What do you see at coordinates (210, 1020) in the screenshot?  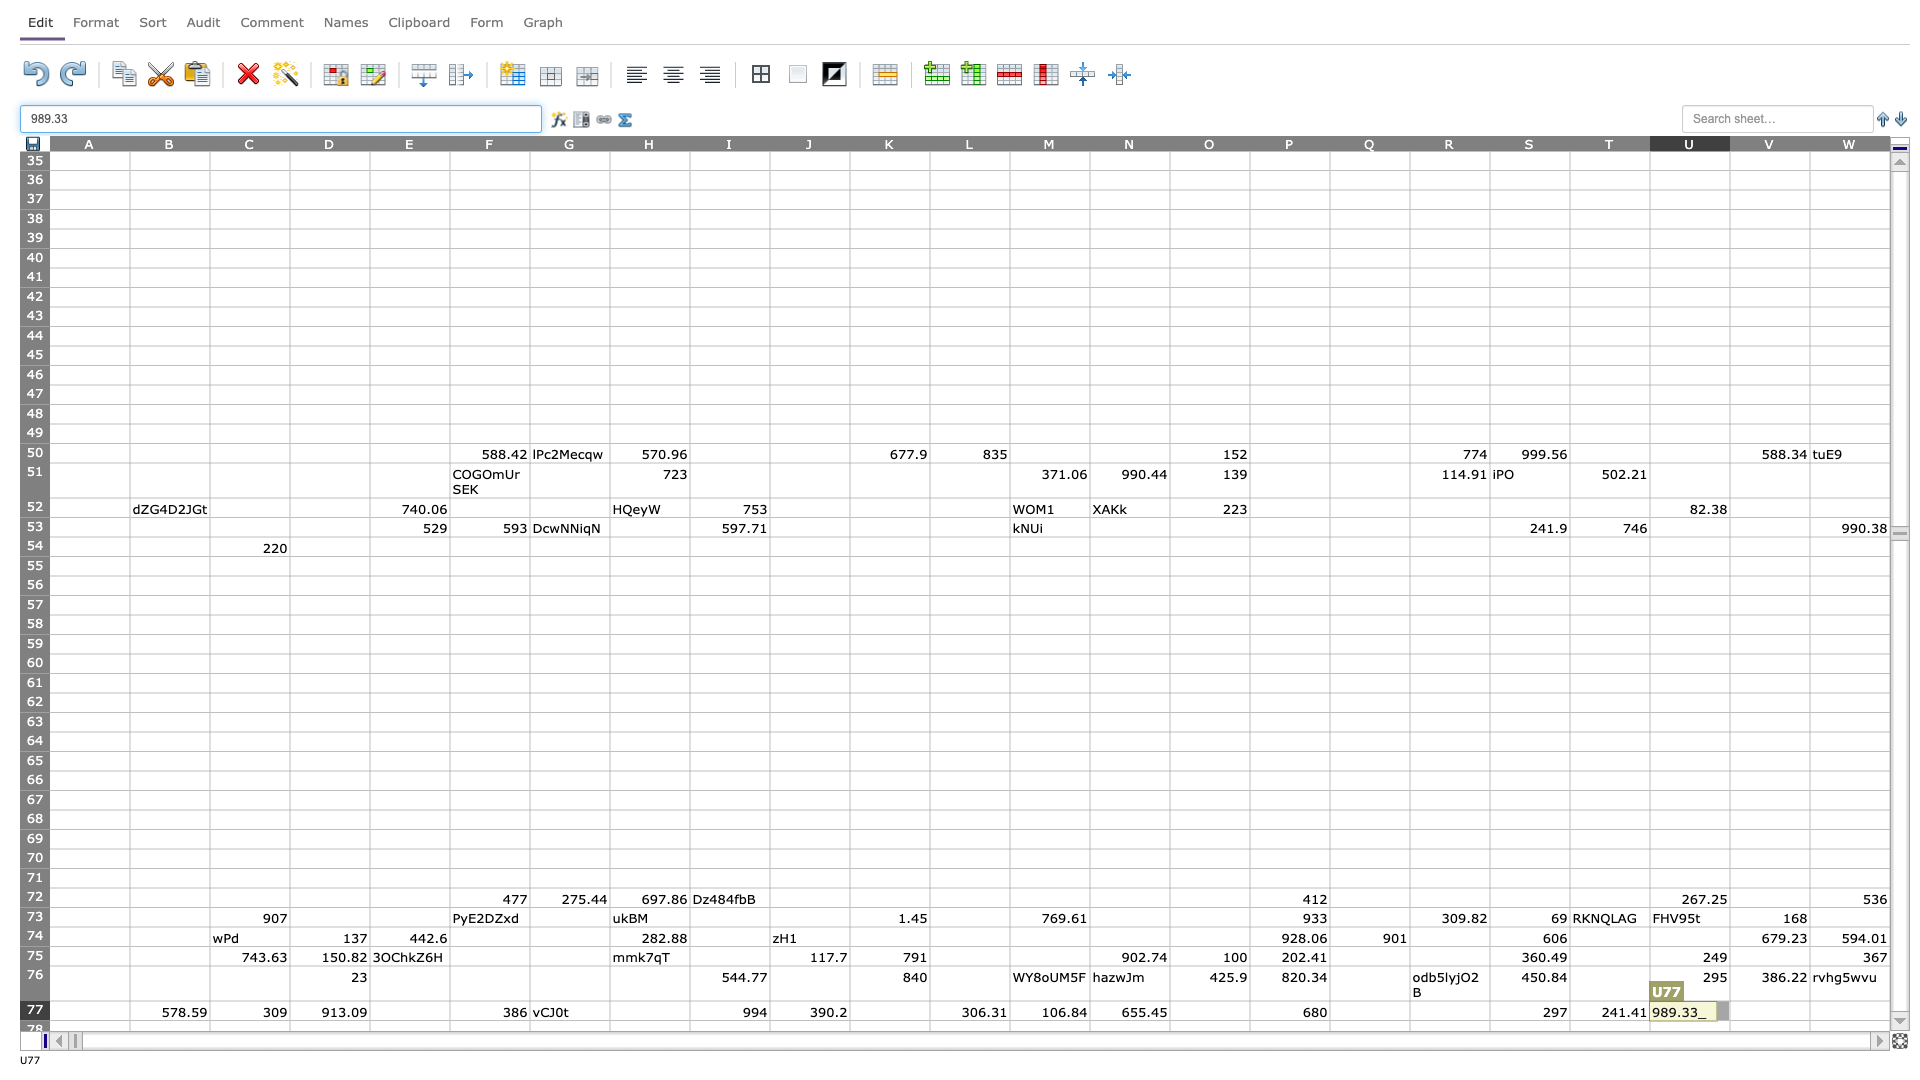 I see `Top left of cell C78` at bounding box center [210, 1020].